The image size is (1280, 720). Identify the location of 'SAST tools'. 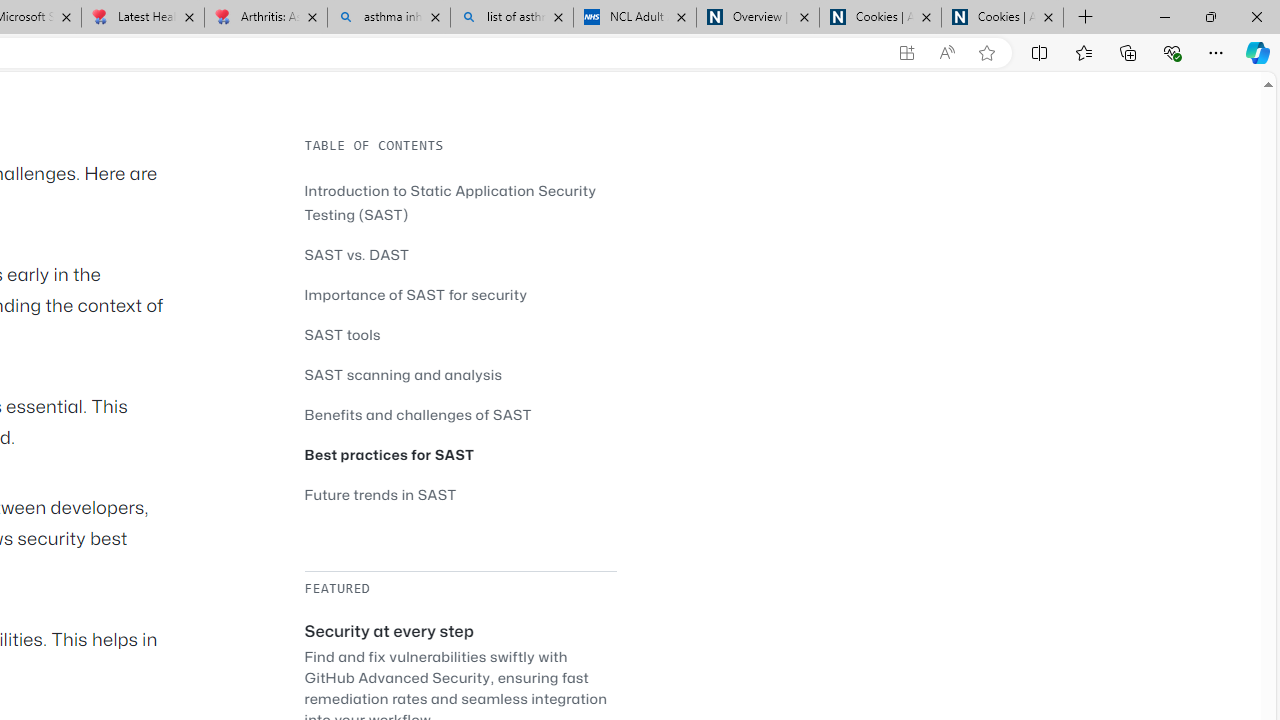
(459, 333).